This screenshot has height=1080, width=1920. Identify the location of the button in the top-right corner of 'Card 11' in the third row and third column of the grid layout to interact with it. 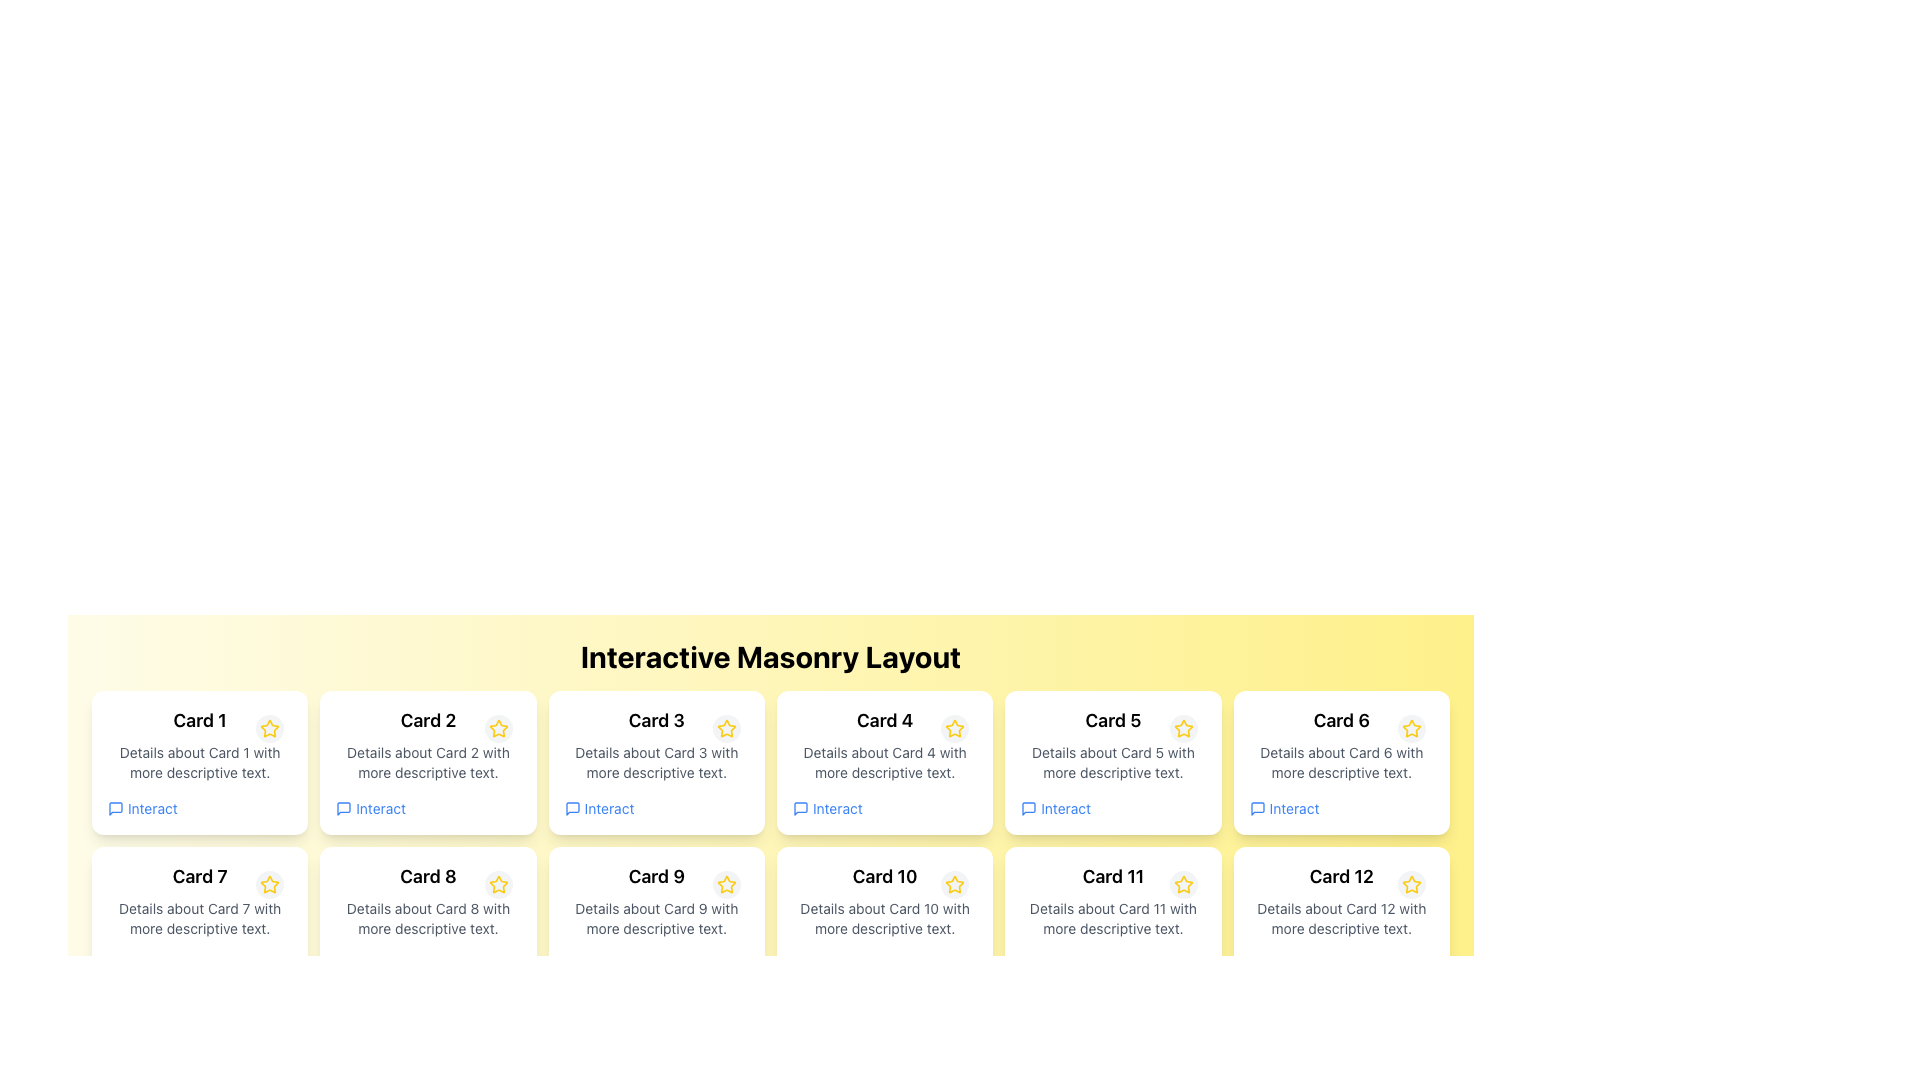
(1183, 883).